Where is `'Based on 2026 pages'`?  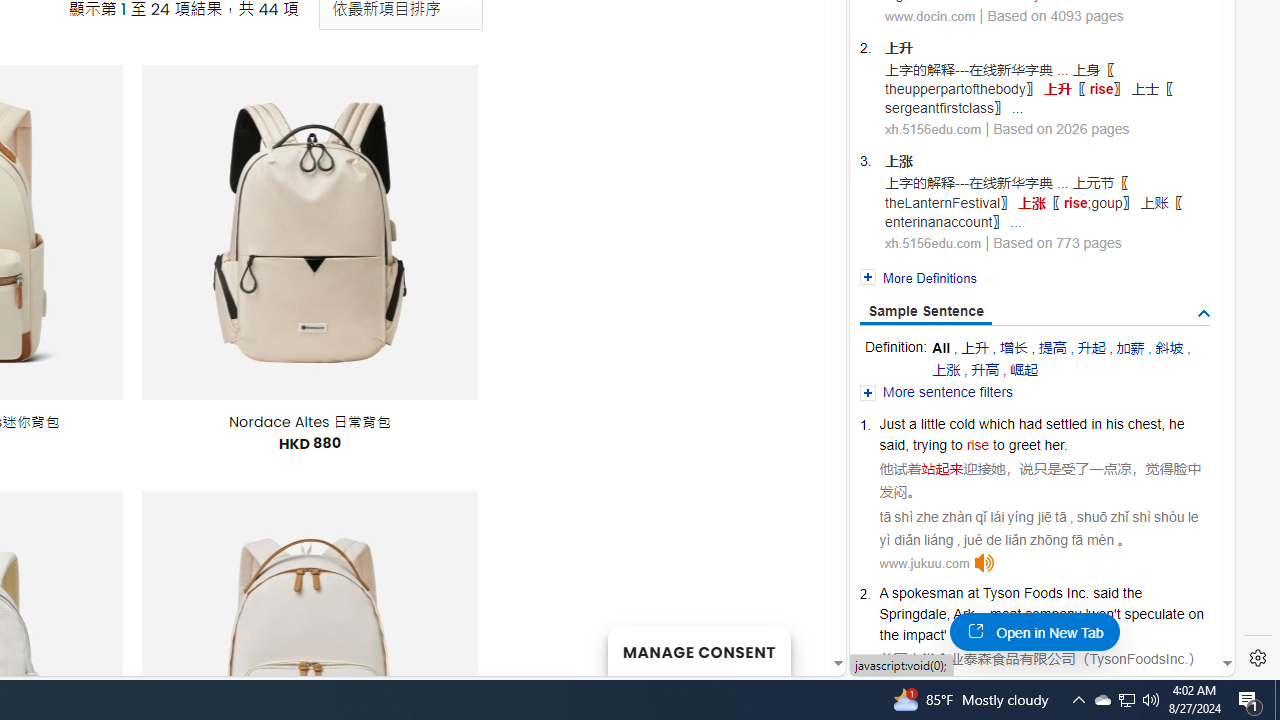
'Based on 2026 pages' is located at coordinates (1060, 129).